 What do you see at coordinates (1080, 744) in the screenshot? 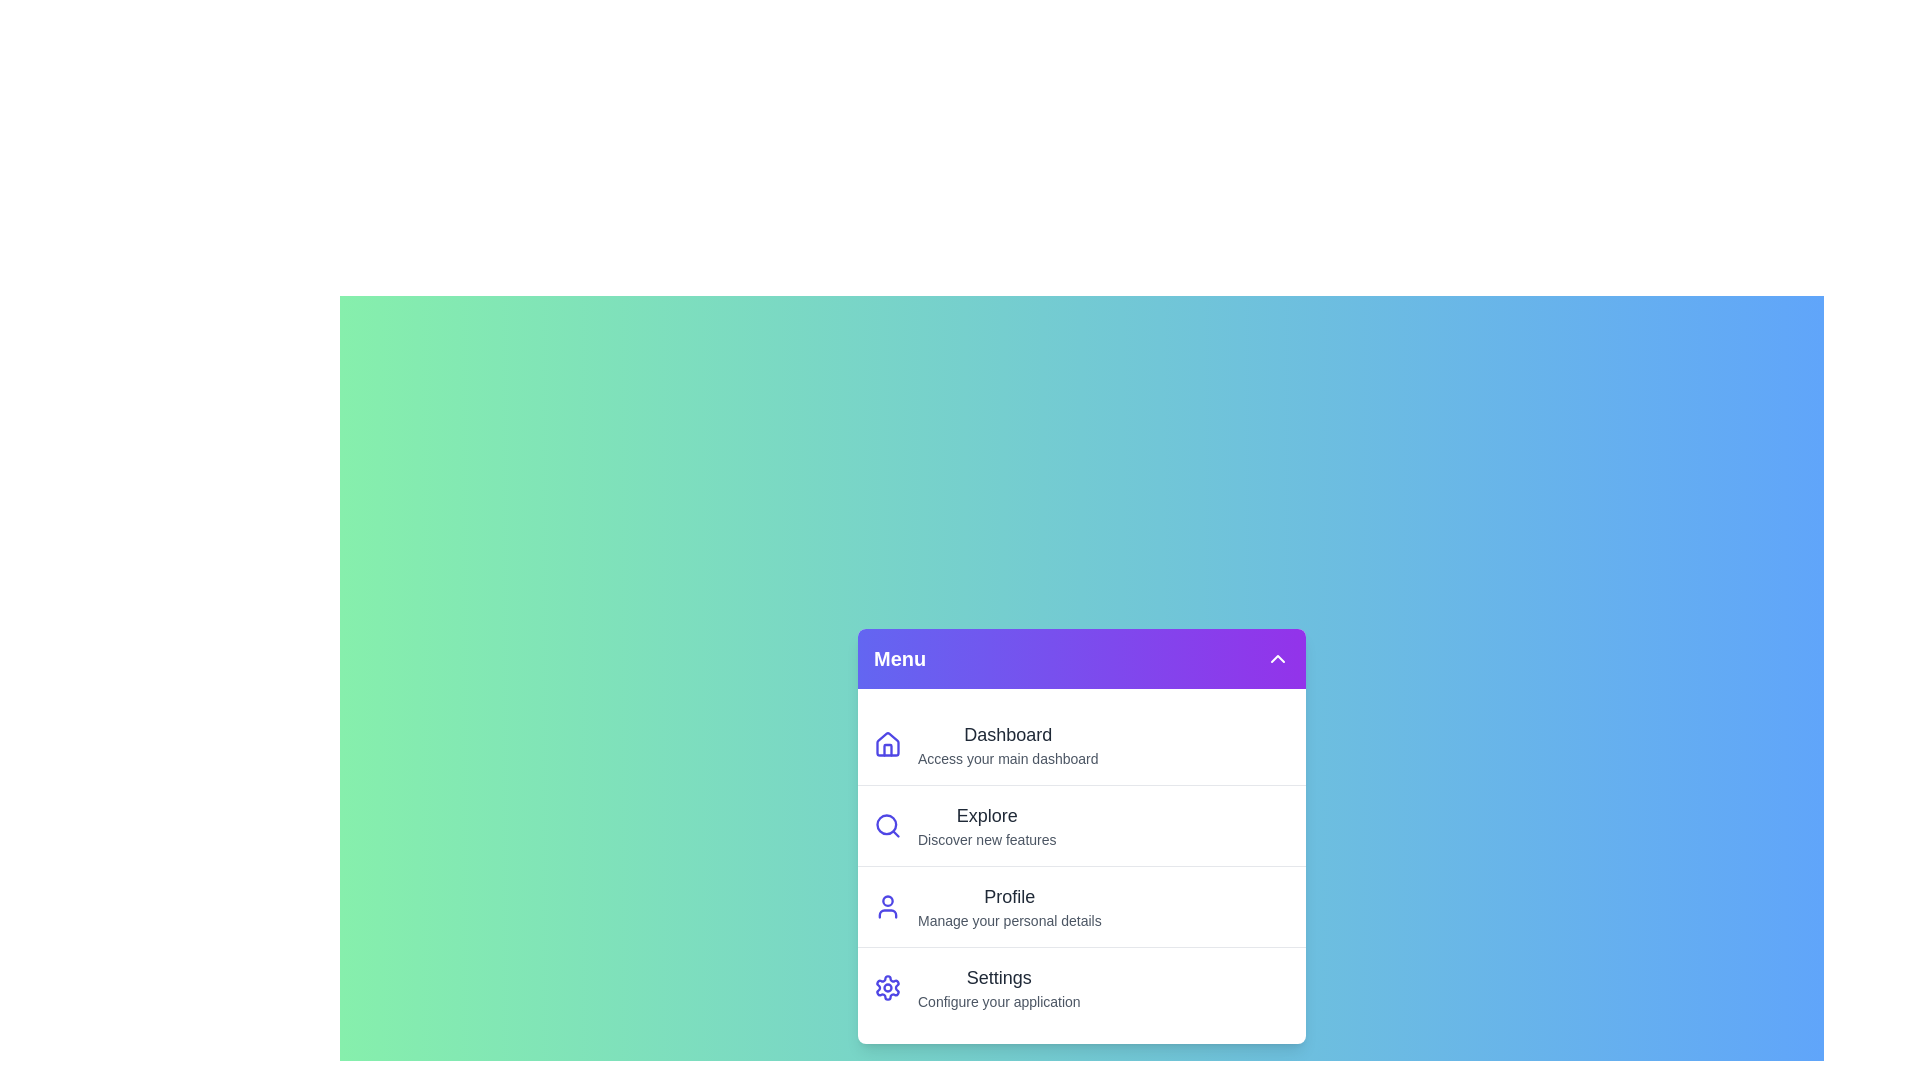
I see `the menu item Dashboard to view its hover effect` at bounding box center [1080, 744].